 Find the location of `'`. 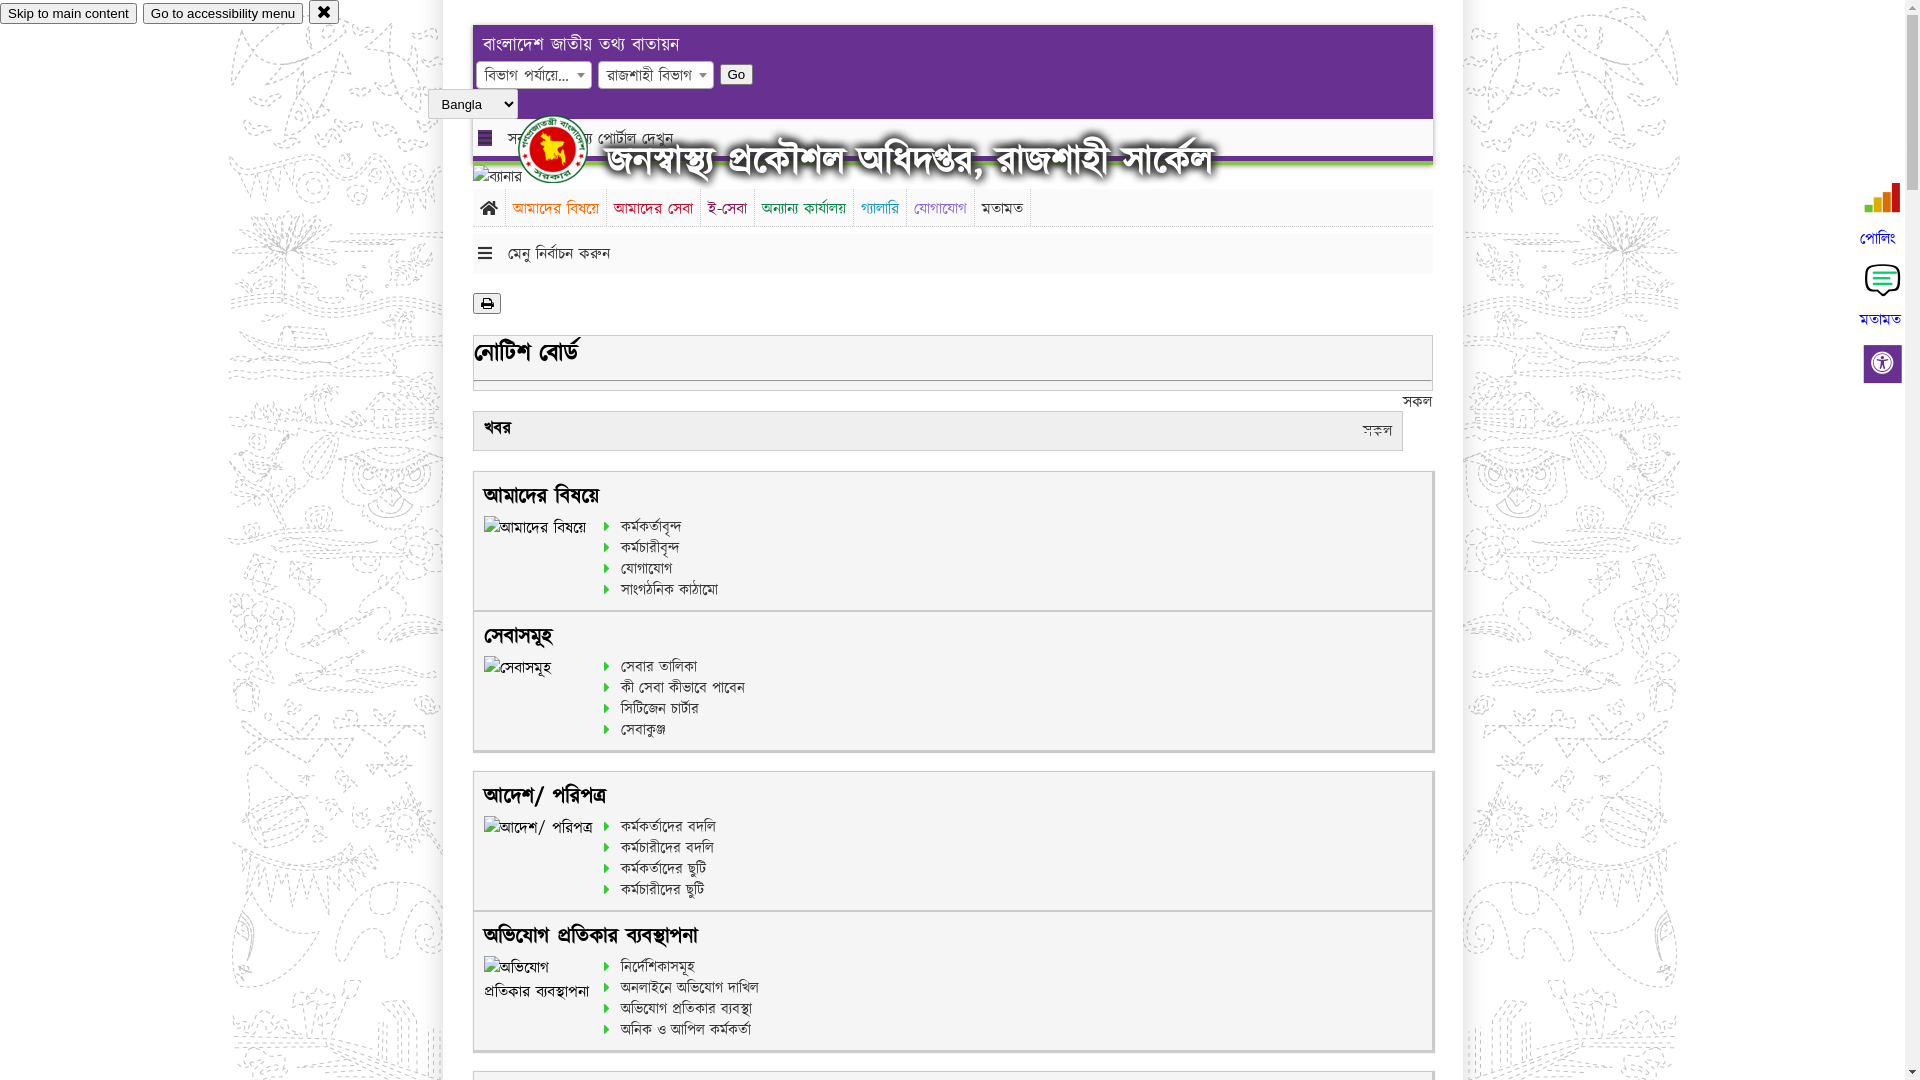

' is located at coordinates (569, 148).